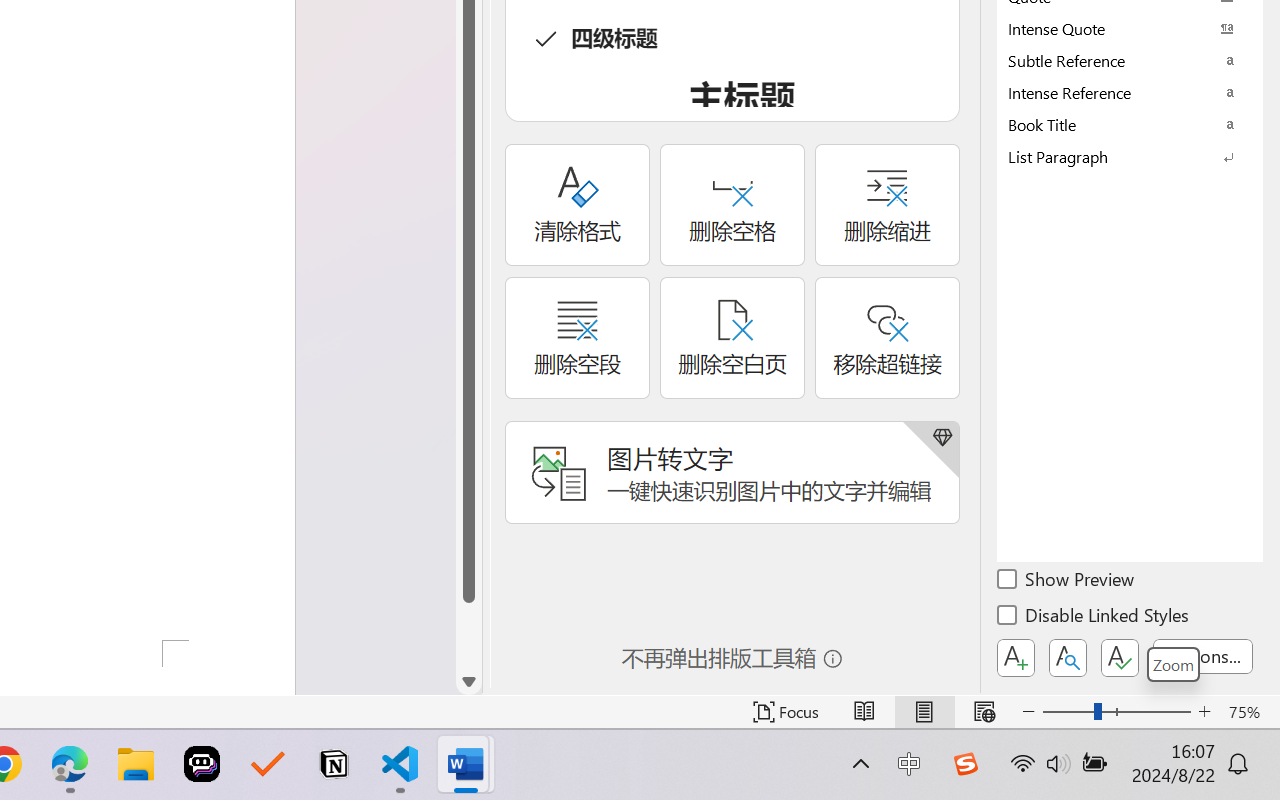 The height and width of the screenshot is (800, 1280). What do you see at coordinates (1094, 618) in the screenshot?
I see `'Disable Linked Styles'` at bounding box center [1094, 618].